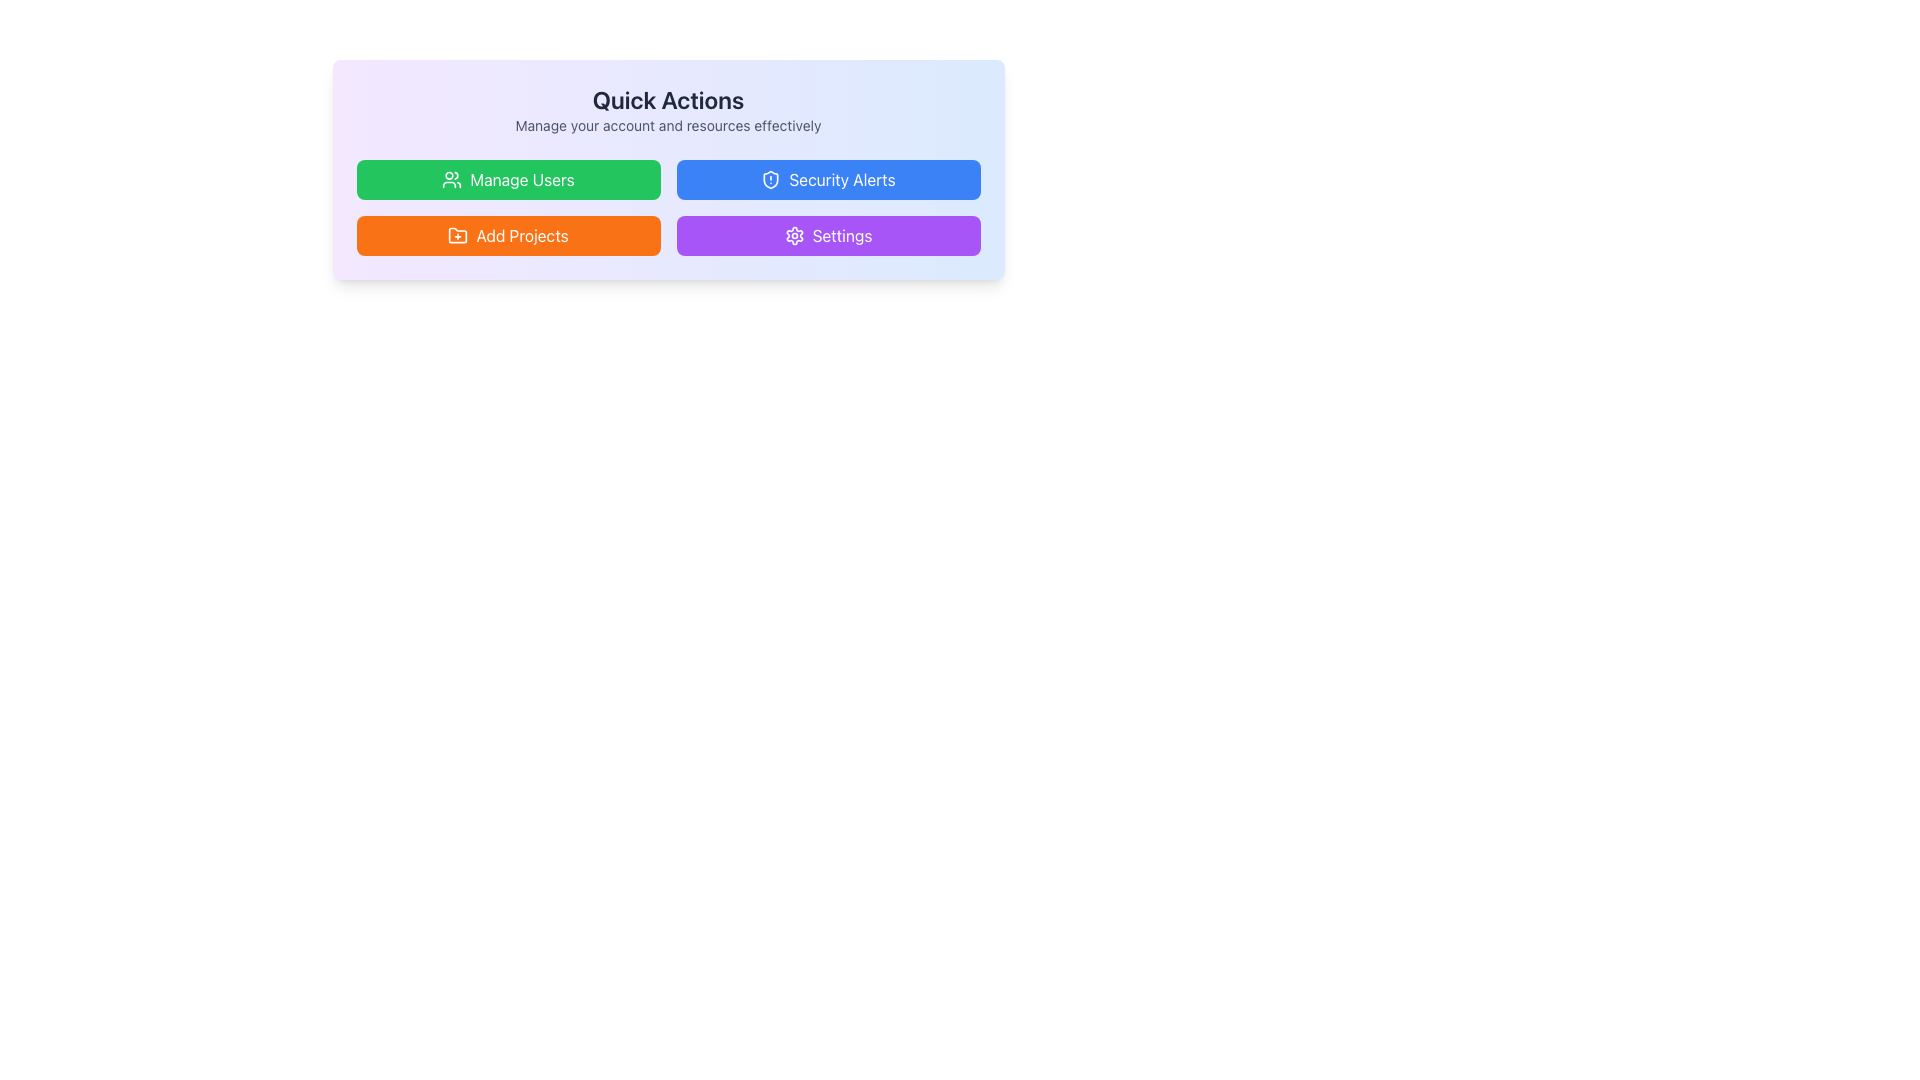  What do you see at coordinates (508, 180) in the screenshot?
I see `the 'Manage Users' button, which is a green button with white text and an icon of two user figures, located in the top-left position of the action button grid` at bounding box center [508, 180].